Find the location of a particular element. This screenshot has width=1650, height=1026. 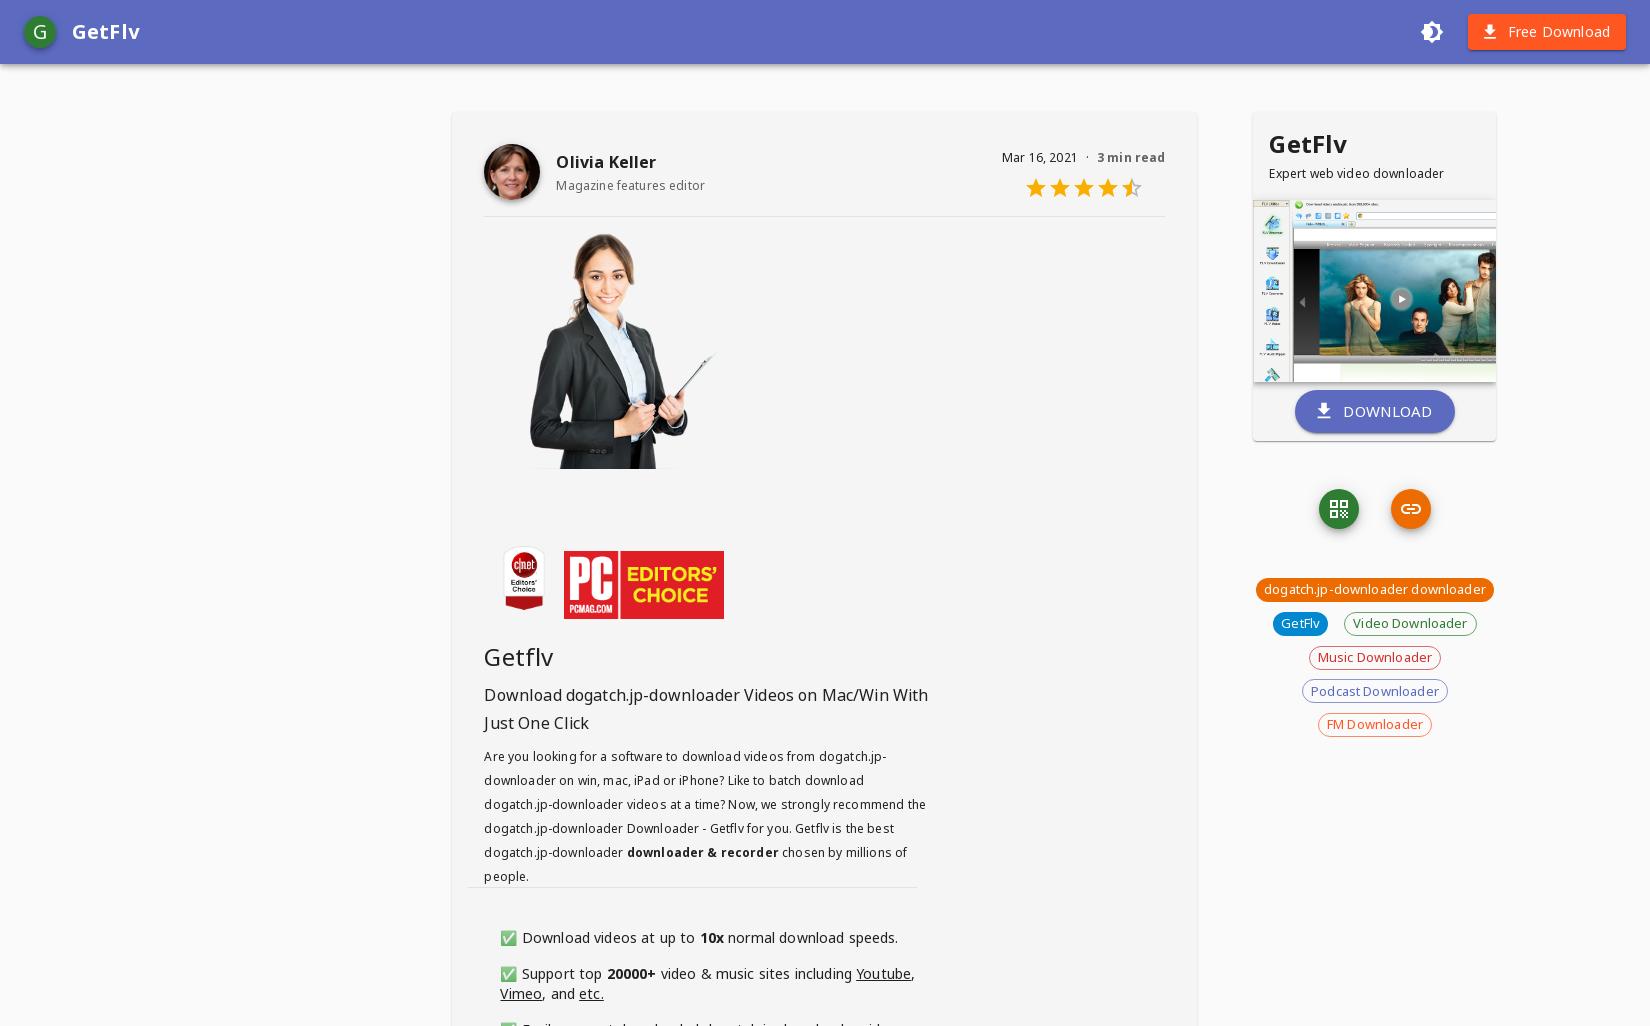

'Vimeo' is located at coordinates (520, 991).